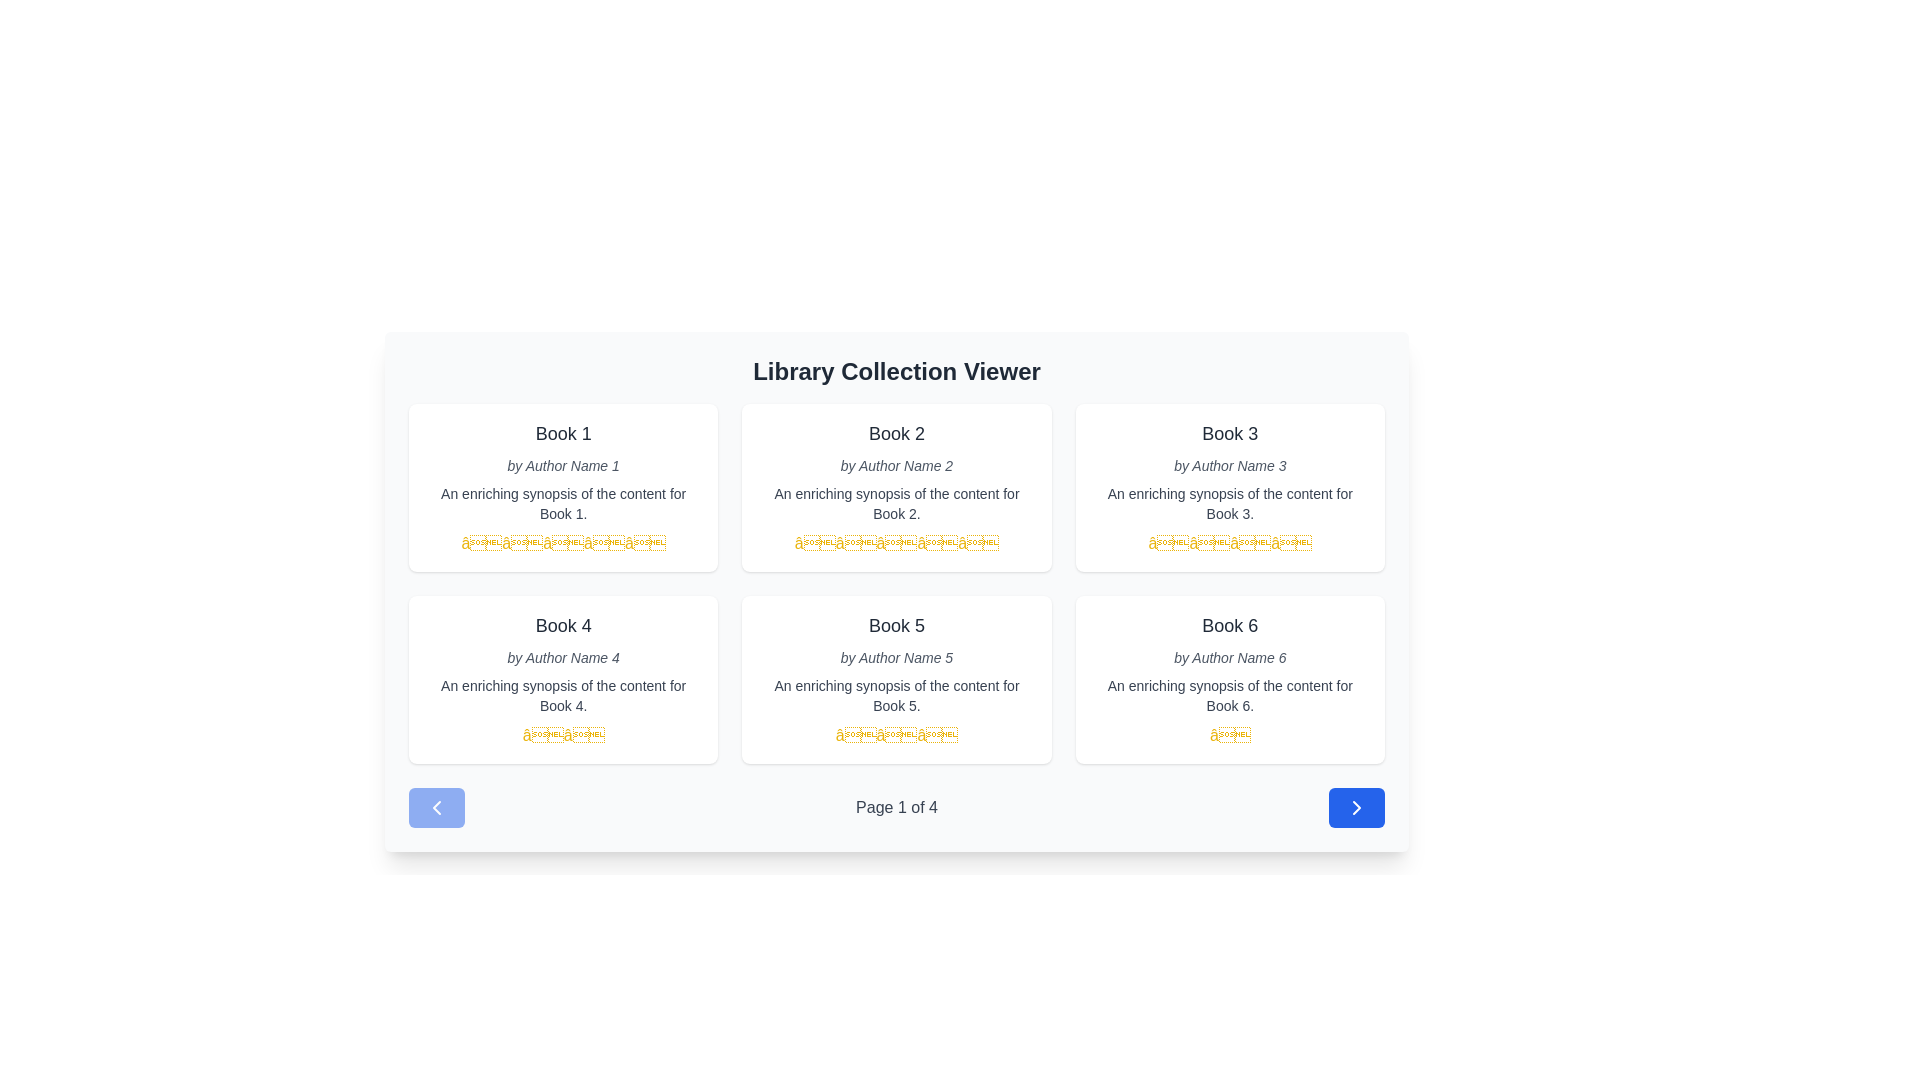  What do you see at coordinates (896, 678) in the screenshot?
I see `information contained in the card element titled 'Book 5', which includes the subtitle, descriptive paragraph, and rating stars` at bounding box center [896, 678].